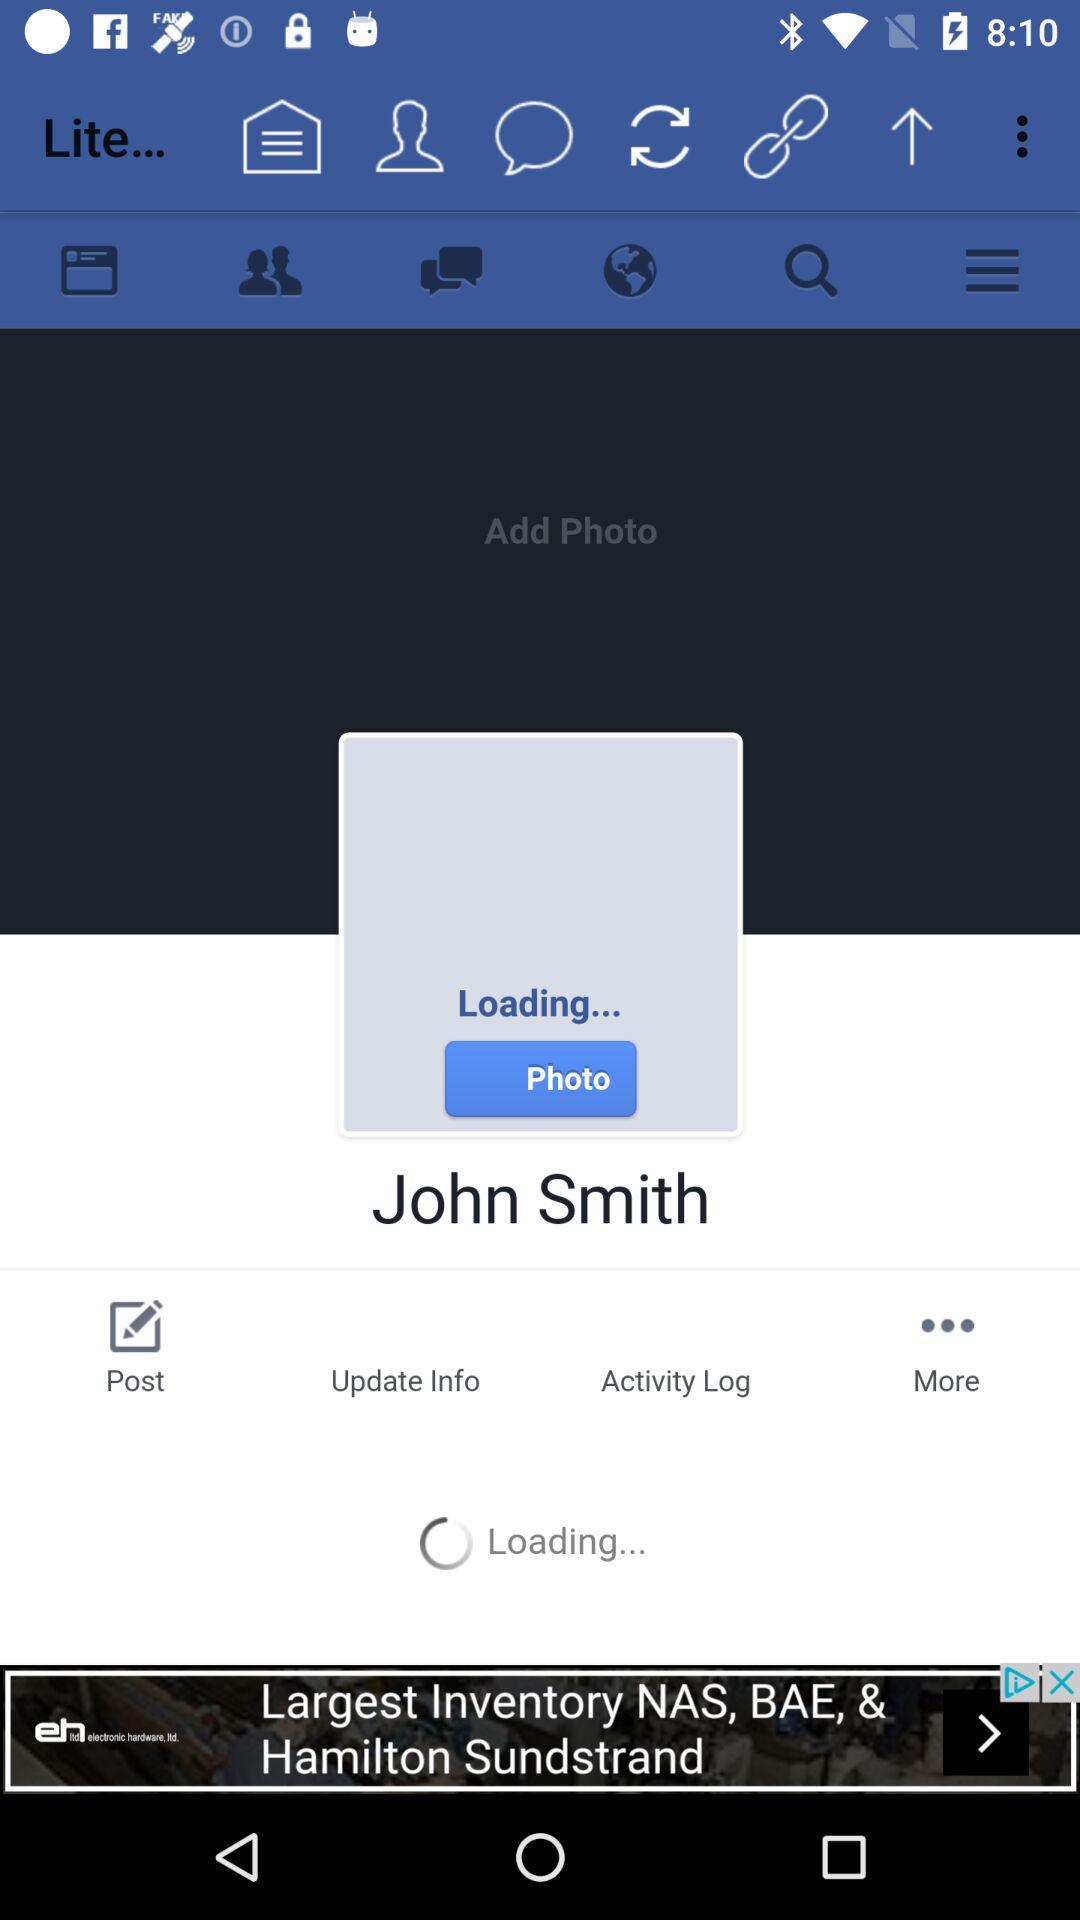 This screenshot has height=1920, width=1080. I want to click on loading page, so click(540, 935).